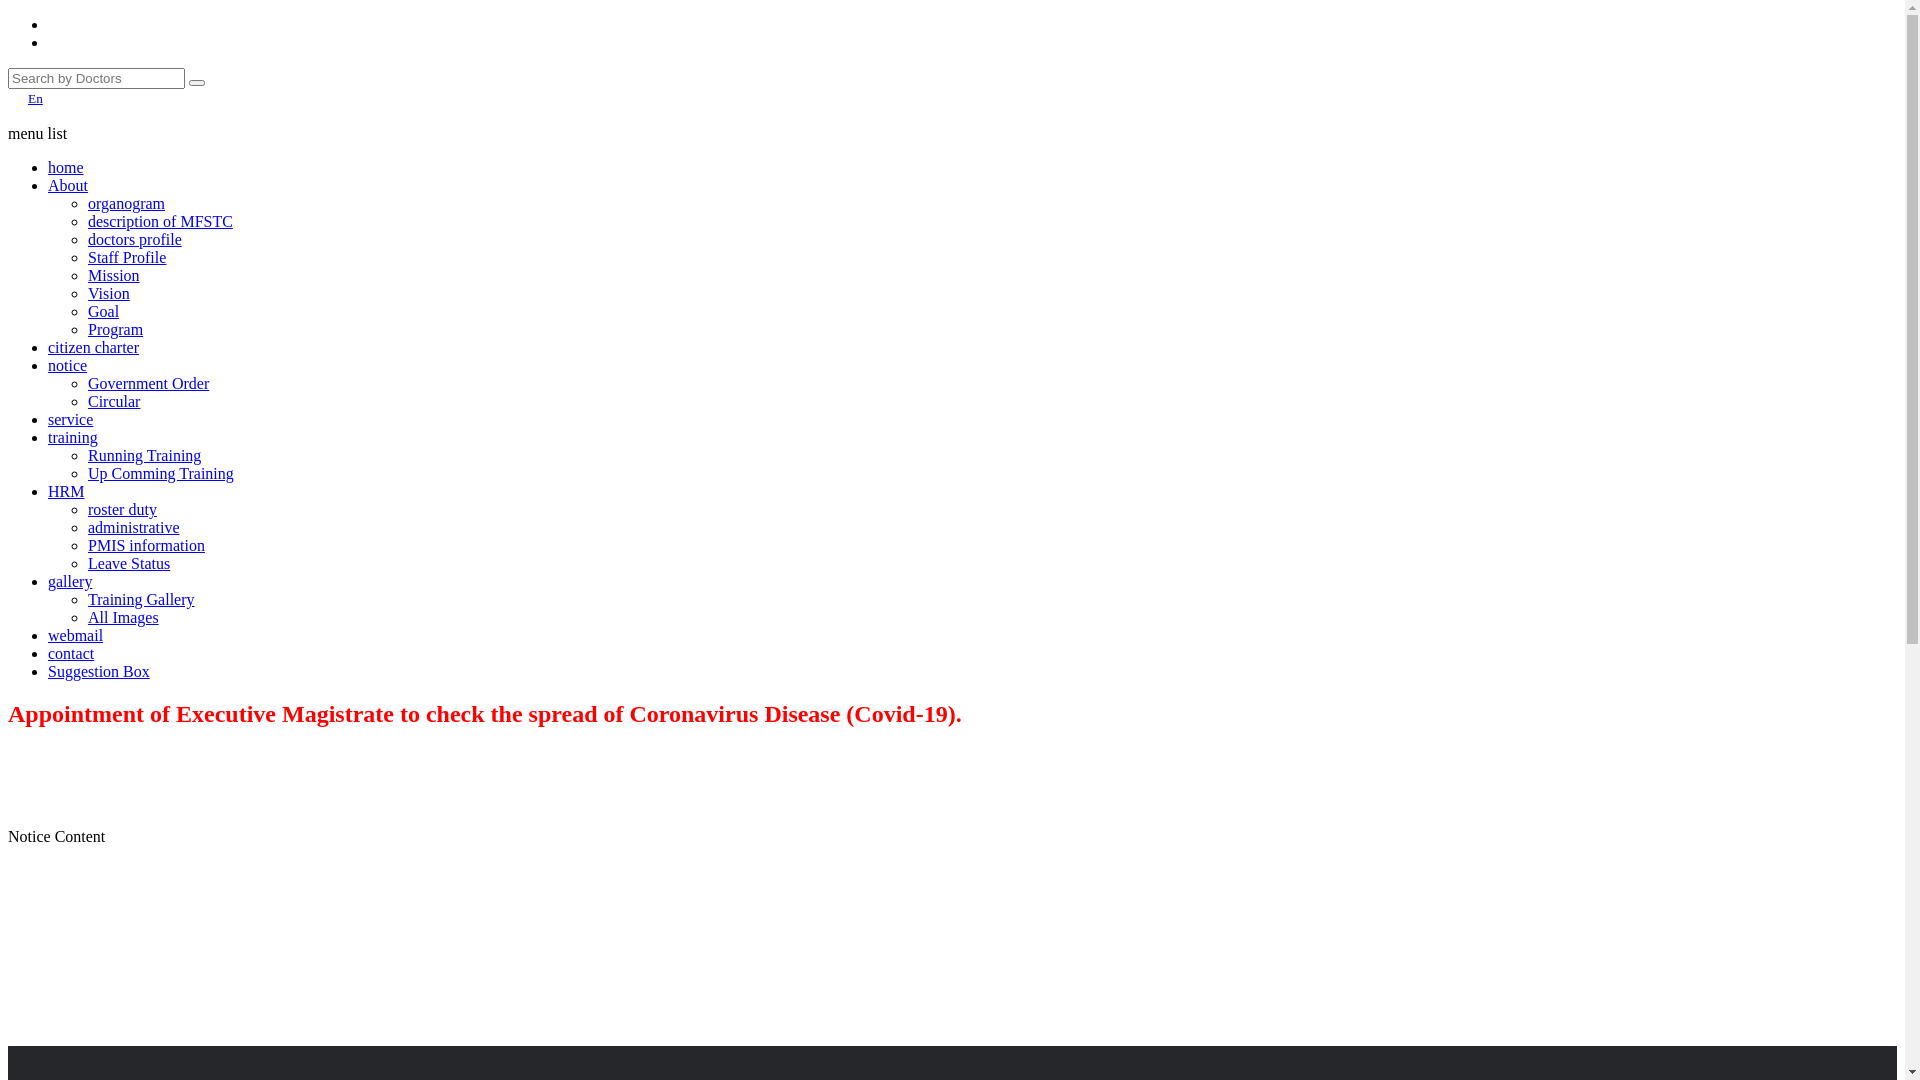 The height and width of the screenshot is (1080, 1920). What do you see at coordinates (160, 221) in the screenshot?
I see `'description of MFSTC'` at bounding box center [160, 221].